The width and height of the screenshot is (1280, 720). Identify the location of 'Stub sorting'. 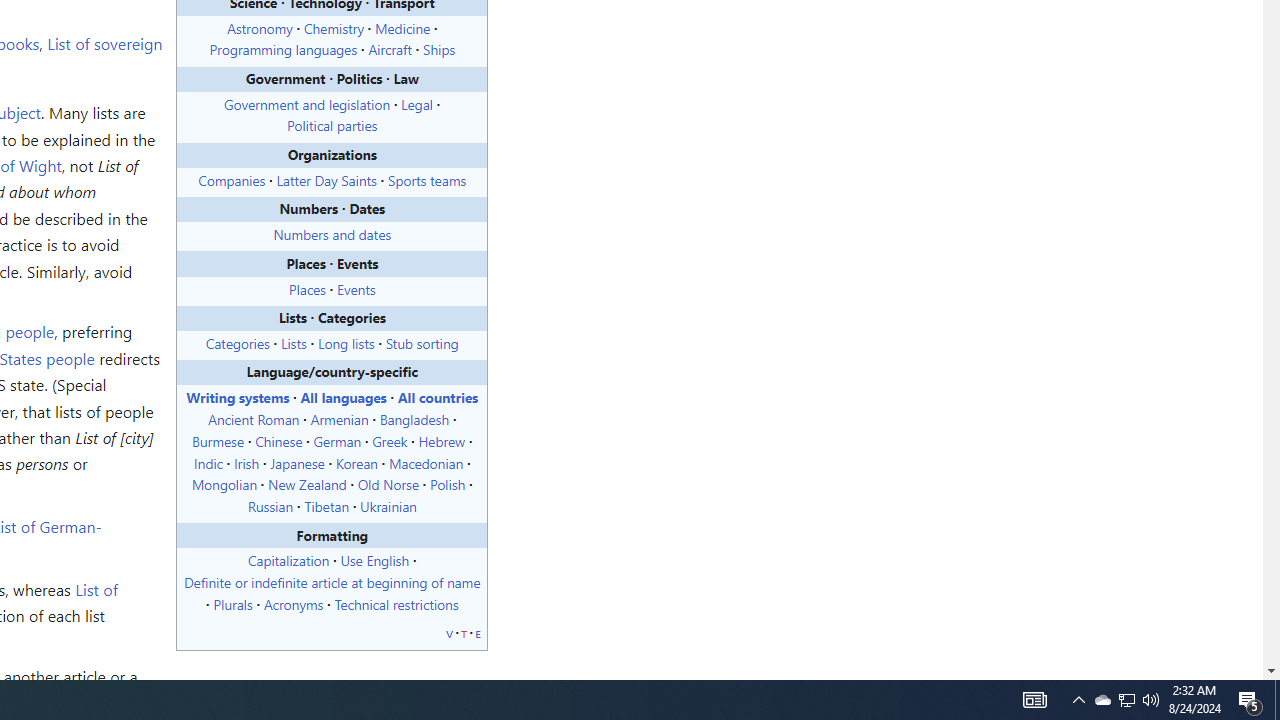
(421, 341).